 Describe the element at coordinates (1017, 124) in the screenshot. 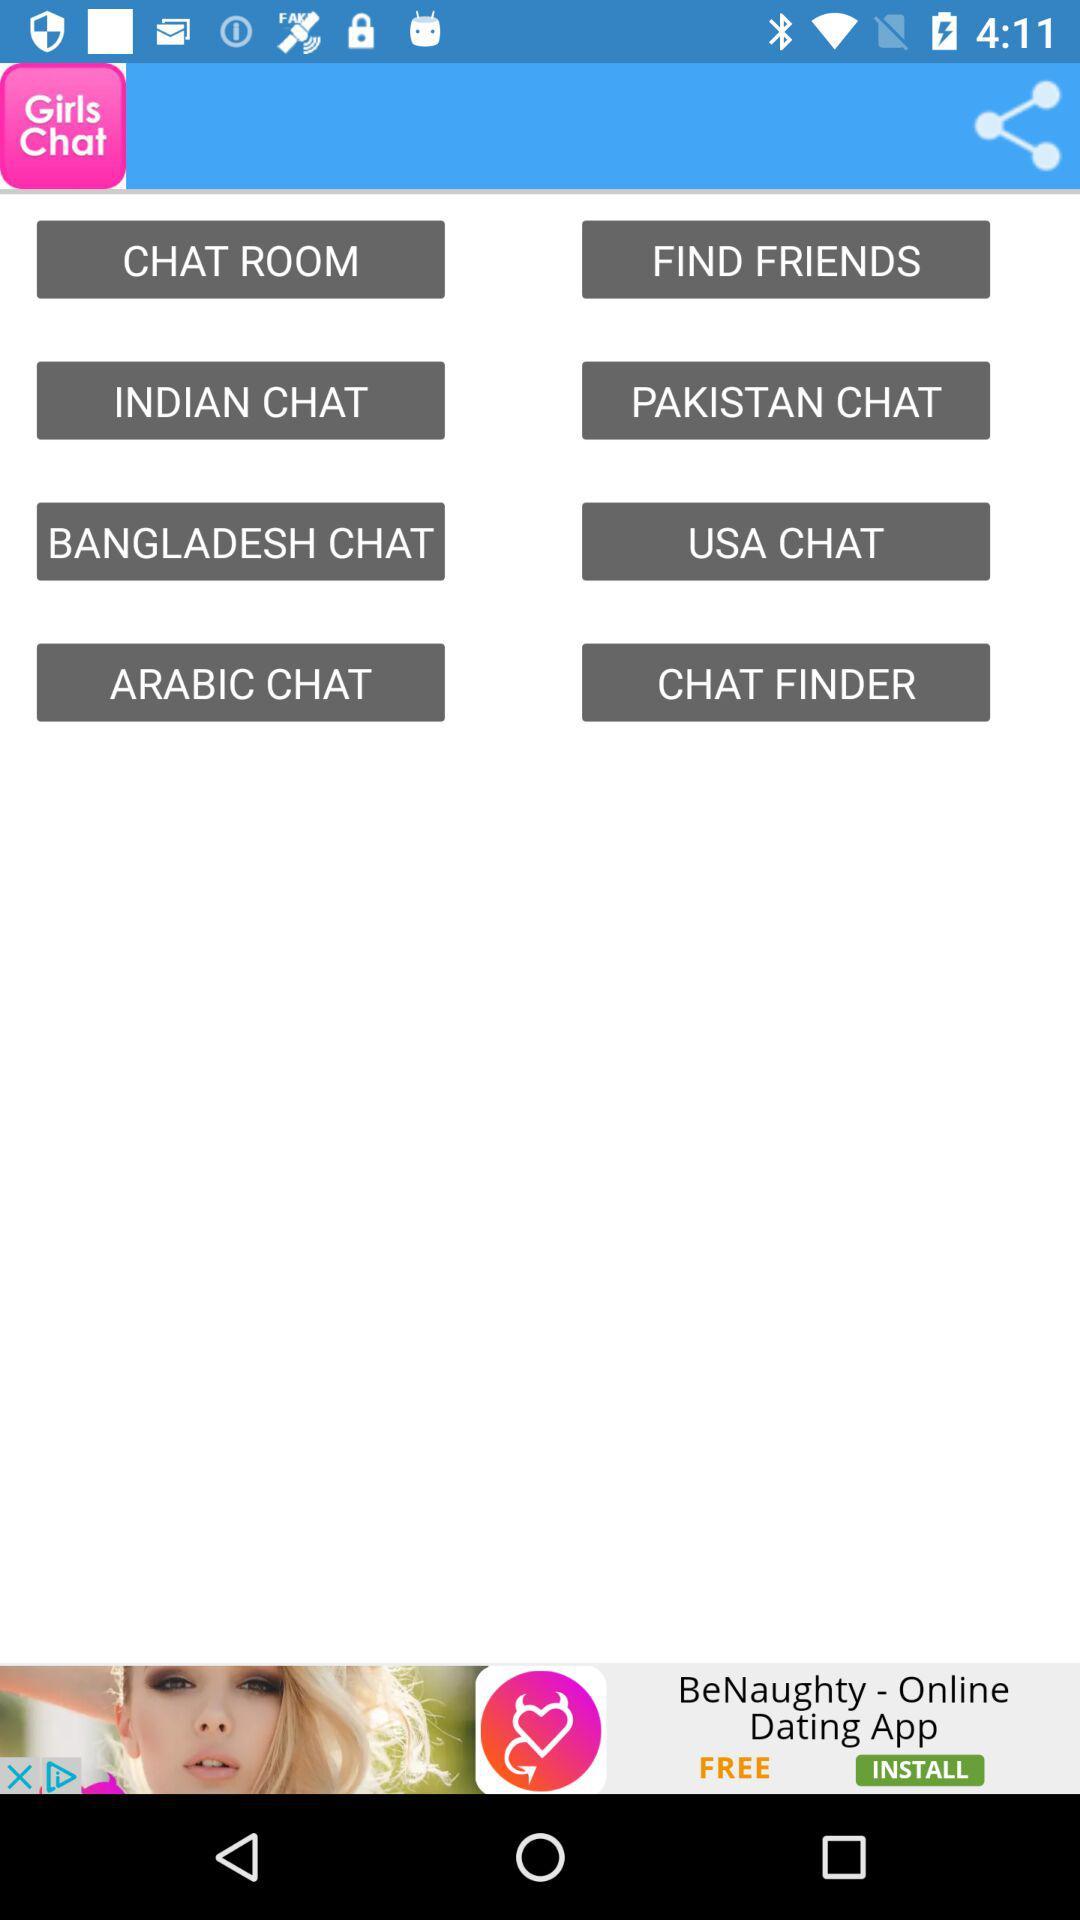

I see `link media` at that location.